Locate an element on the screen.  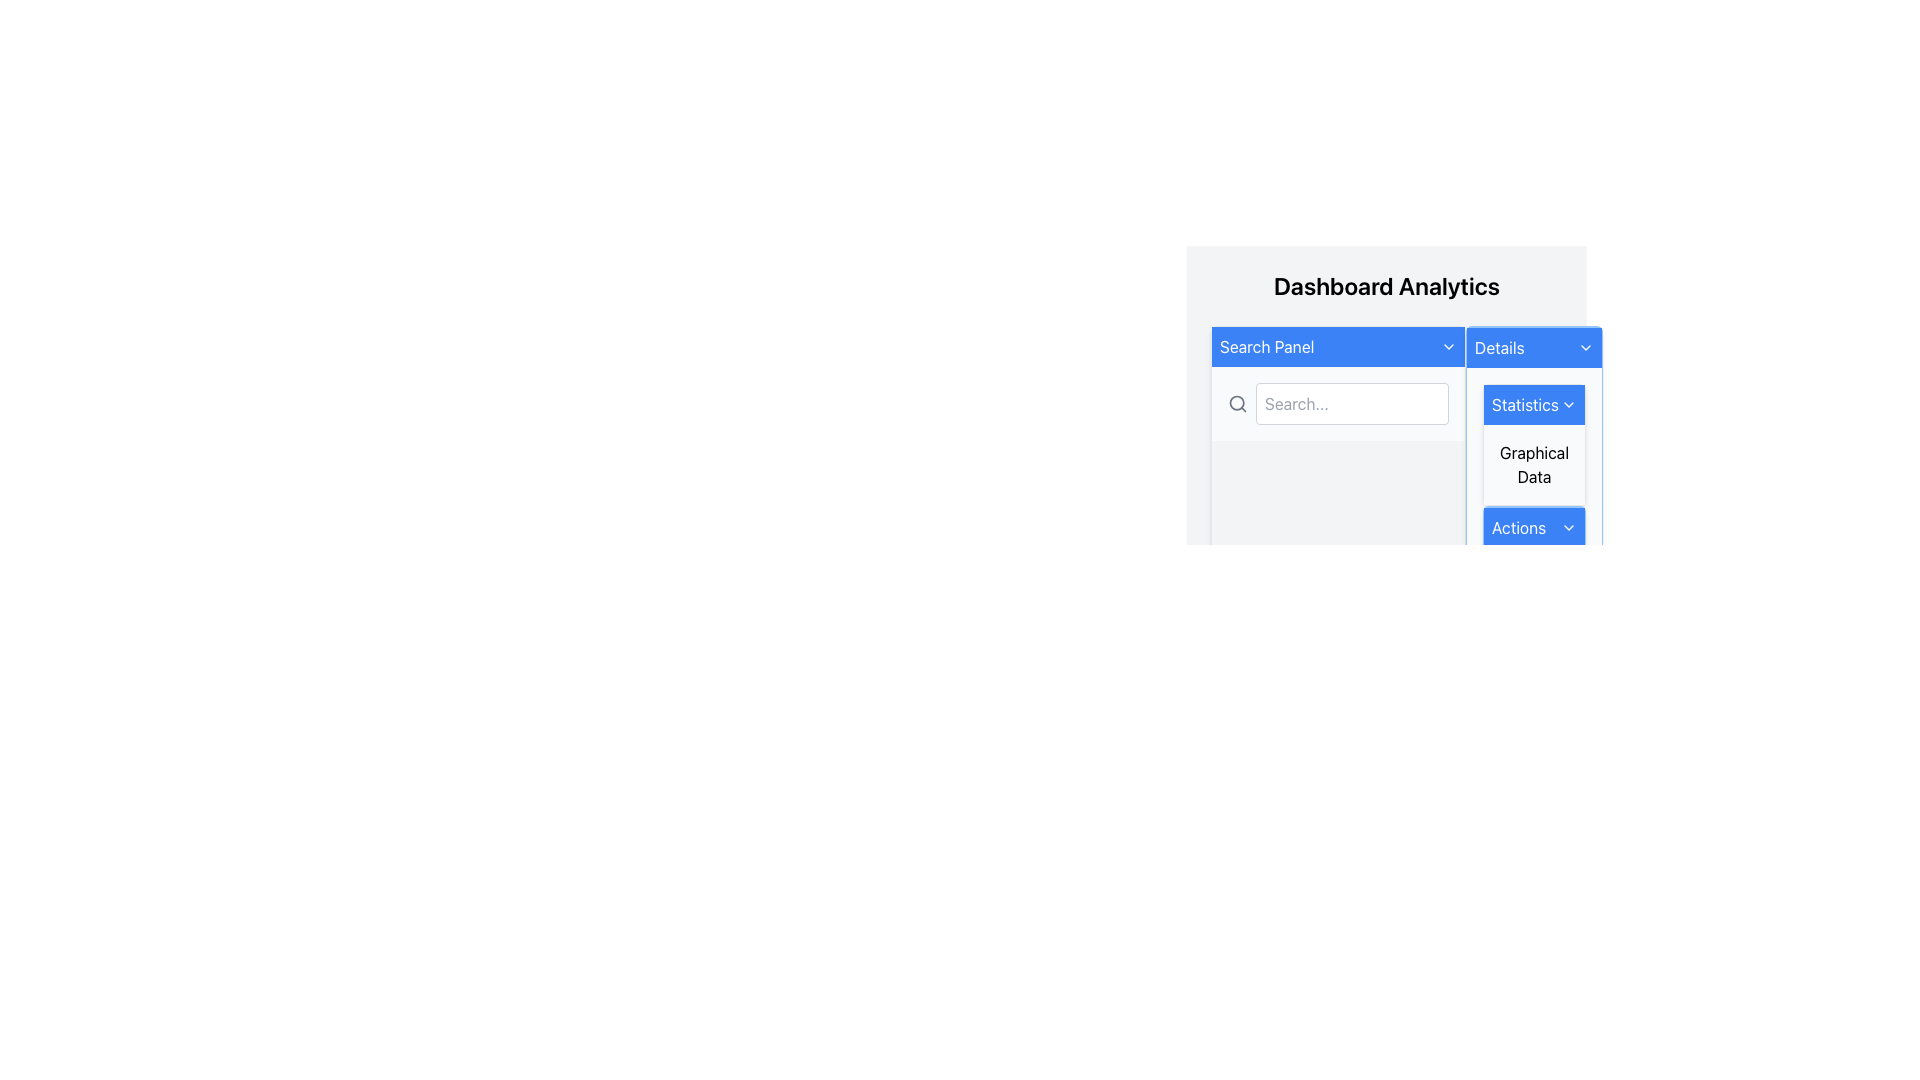
the interactive dropdown menu item located in the right-side details panel under the 'Details' dropdown, which is the third section listed after 'Statistics' and 'Graphical Data' is located at coordinates (1533, 528).